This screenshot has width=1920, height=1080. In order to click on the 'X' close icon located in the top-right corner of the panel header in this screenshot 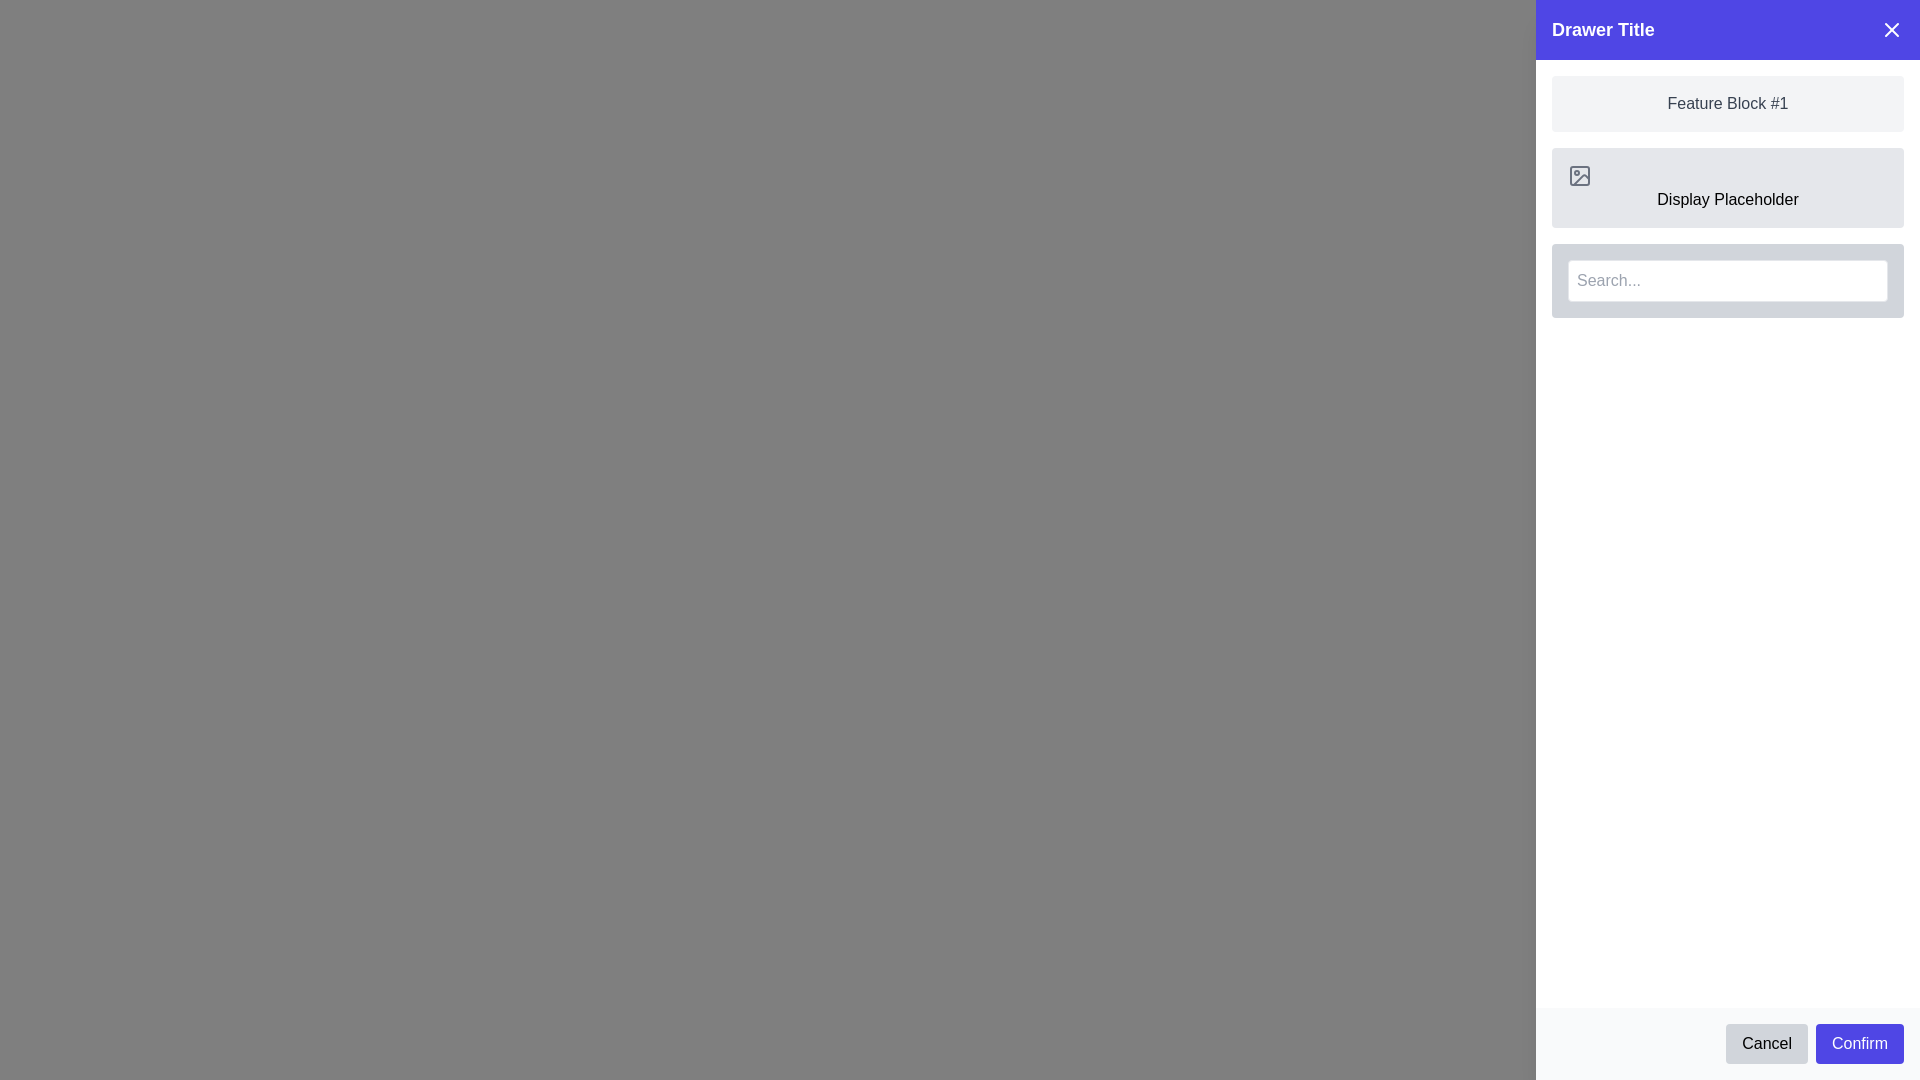, I will do `click(1890, 30)`.